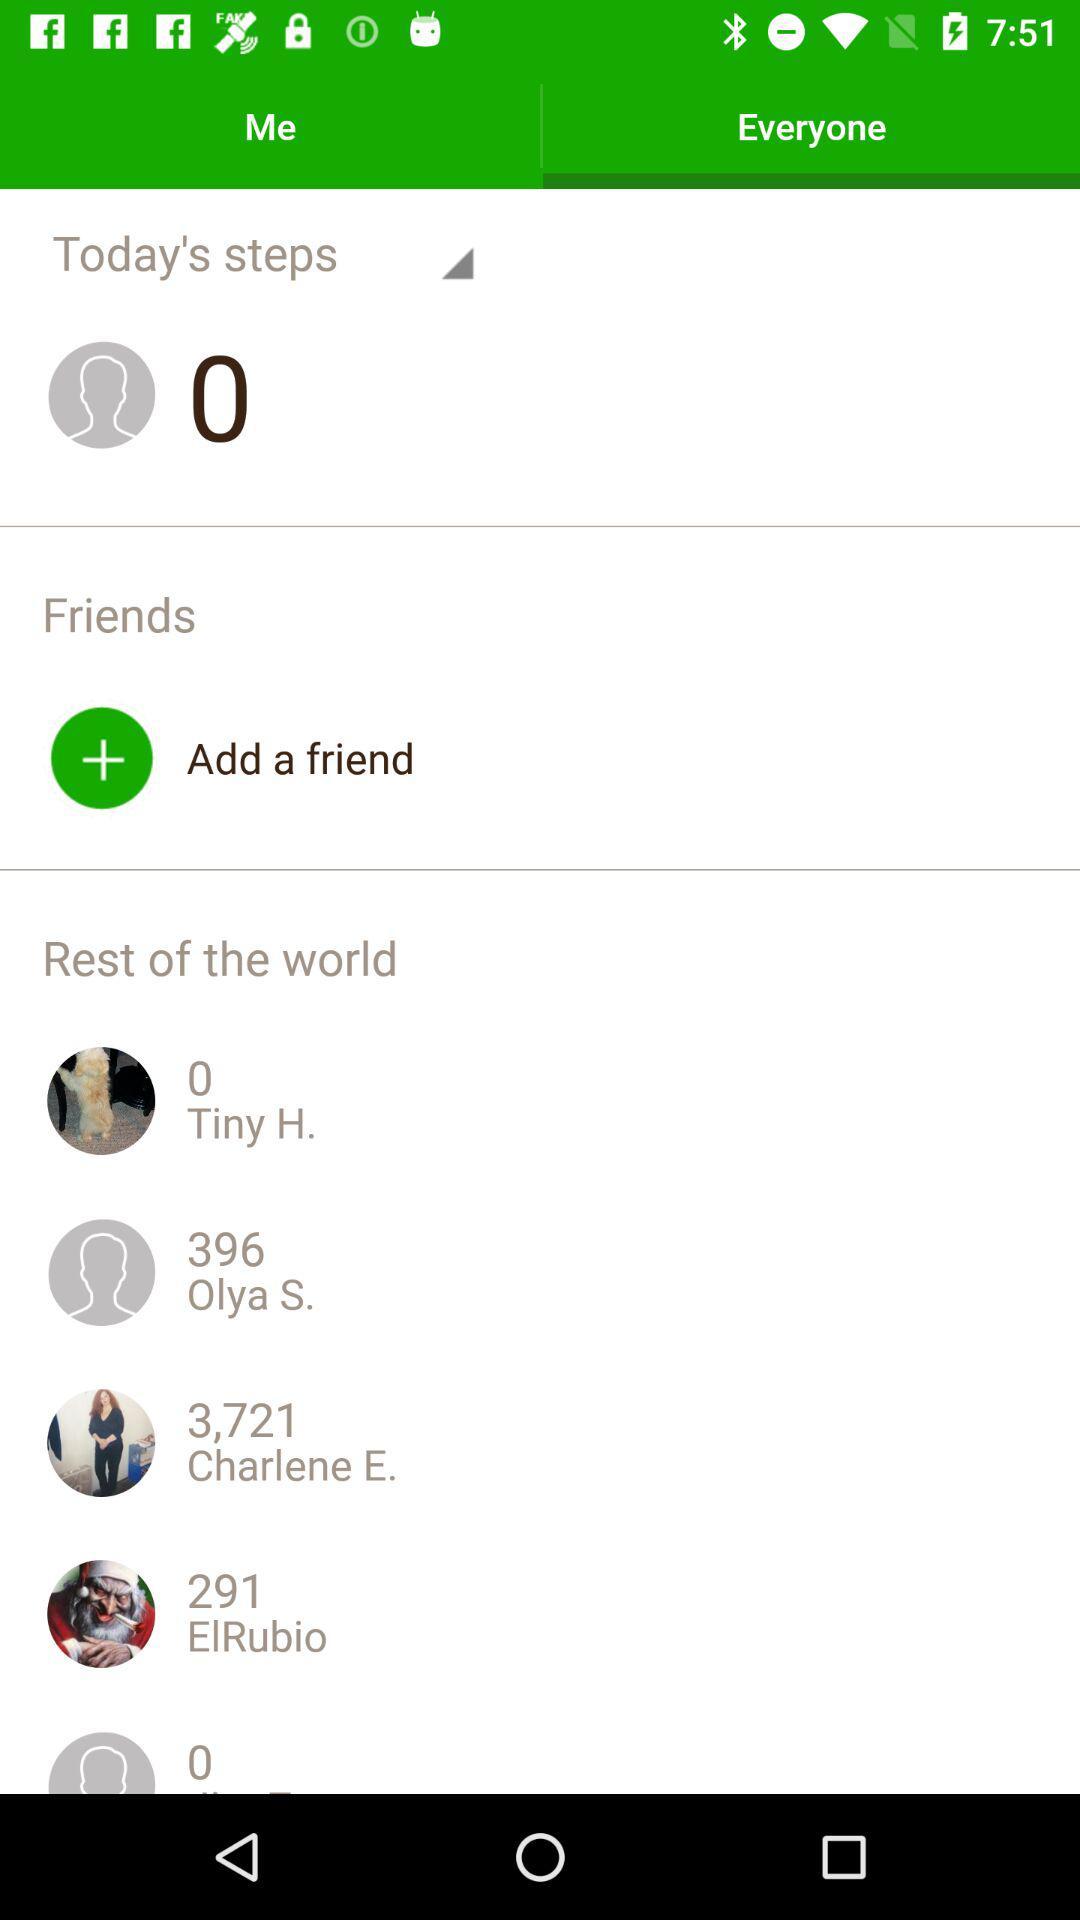 The image size is (1080, 1920). What do you see at coordinates (101, 1613) in the screenshot?
I see `the fourth image in rest of the world` at bounding box center [101, 1613].